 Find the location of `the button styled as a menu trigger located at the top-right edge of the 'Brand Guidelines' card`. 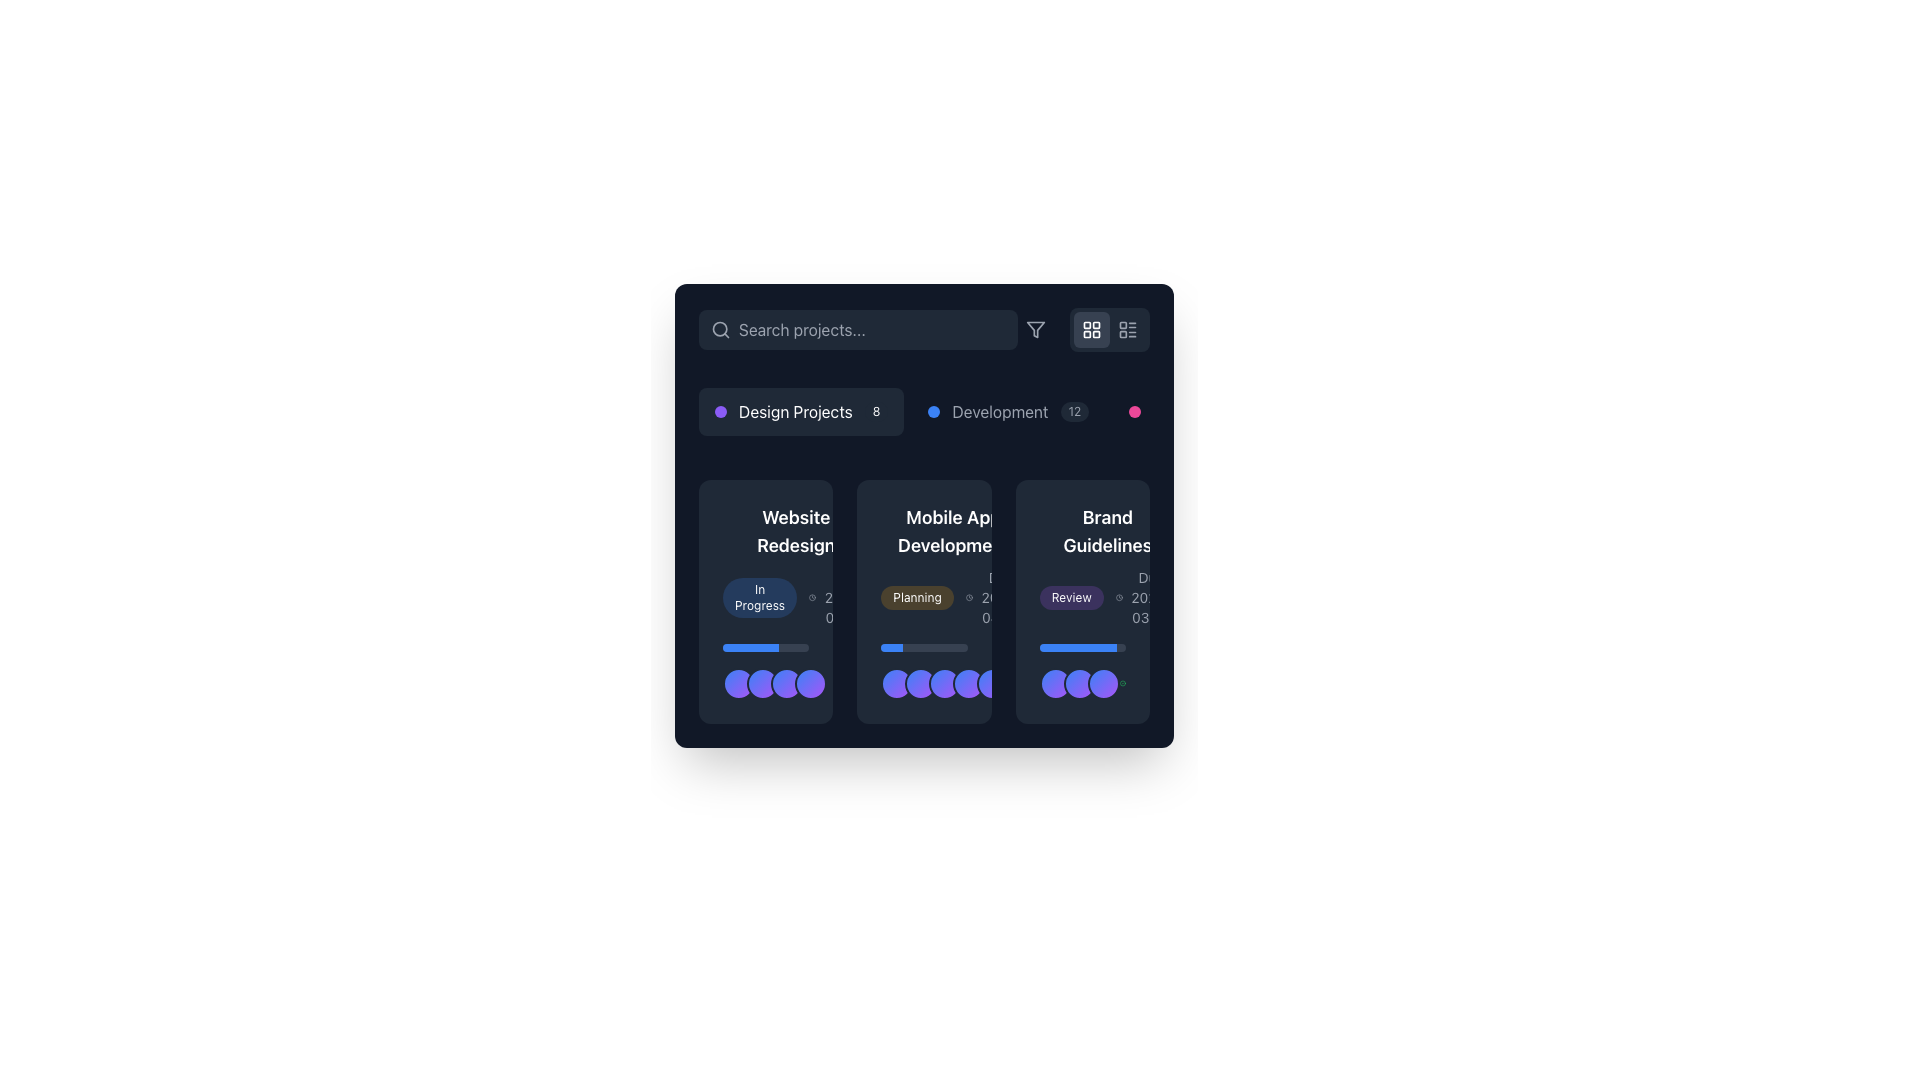

the button styled as a menu trigger located at the top-right edge of the 'Brand Guidelines' card is located at coordinates (1194, 520).